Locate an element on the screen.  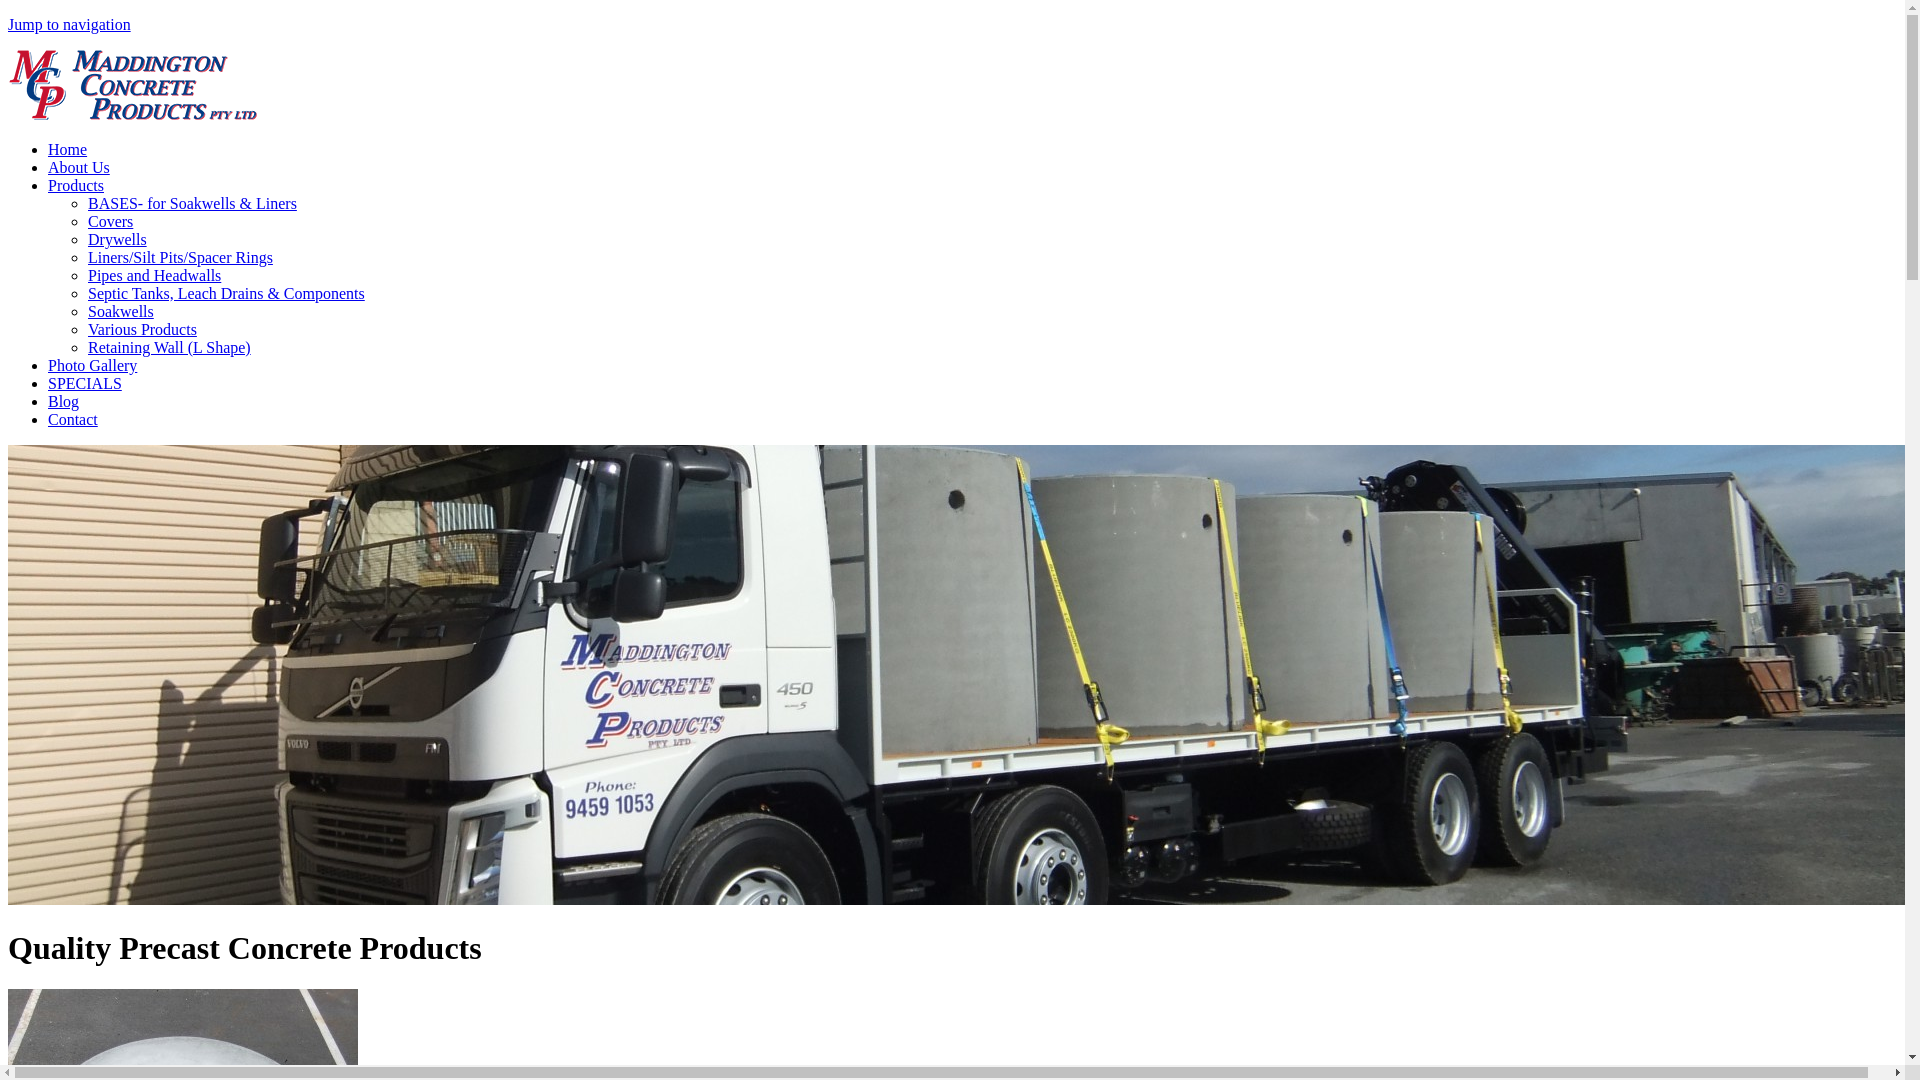
'Various Products' is located at coordinates (141, 328).